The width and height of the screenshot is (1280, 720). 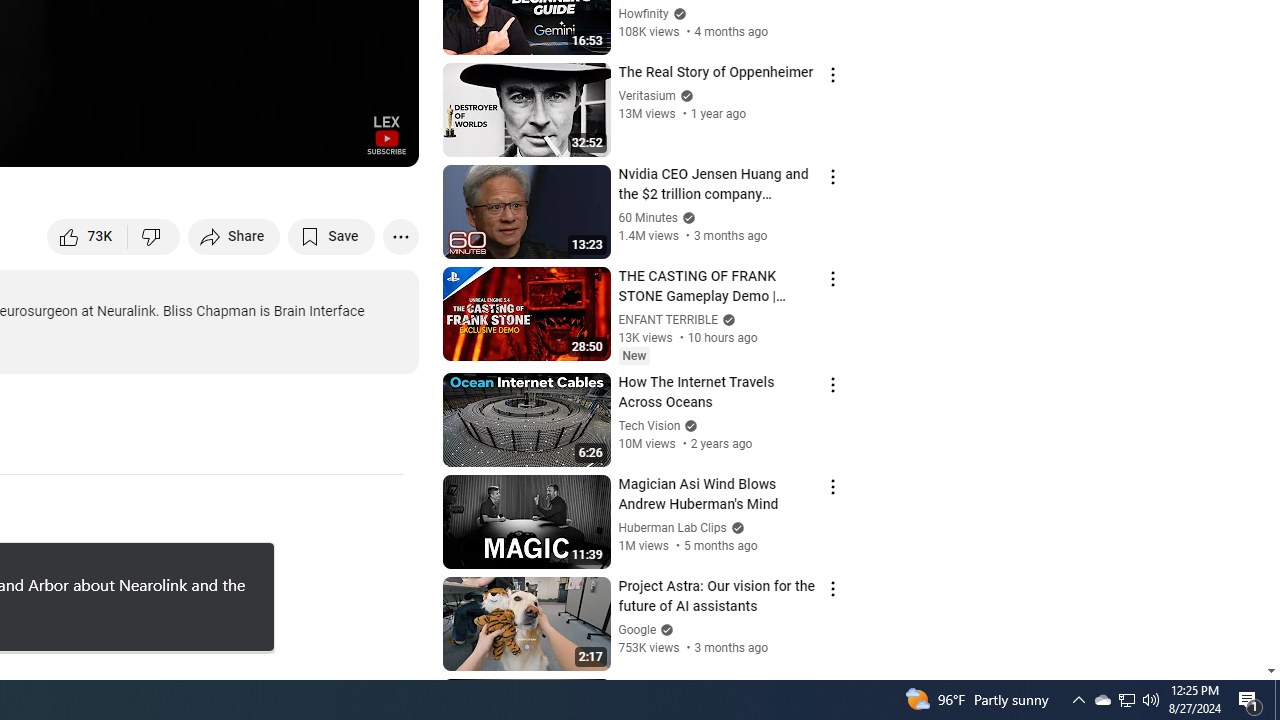 What do you see at coordinates (153, 235) in the screenshot?
I see `'Dislike this video'` at bounding box center [153, 235].